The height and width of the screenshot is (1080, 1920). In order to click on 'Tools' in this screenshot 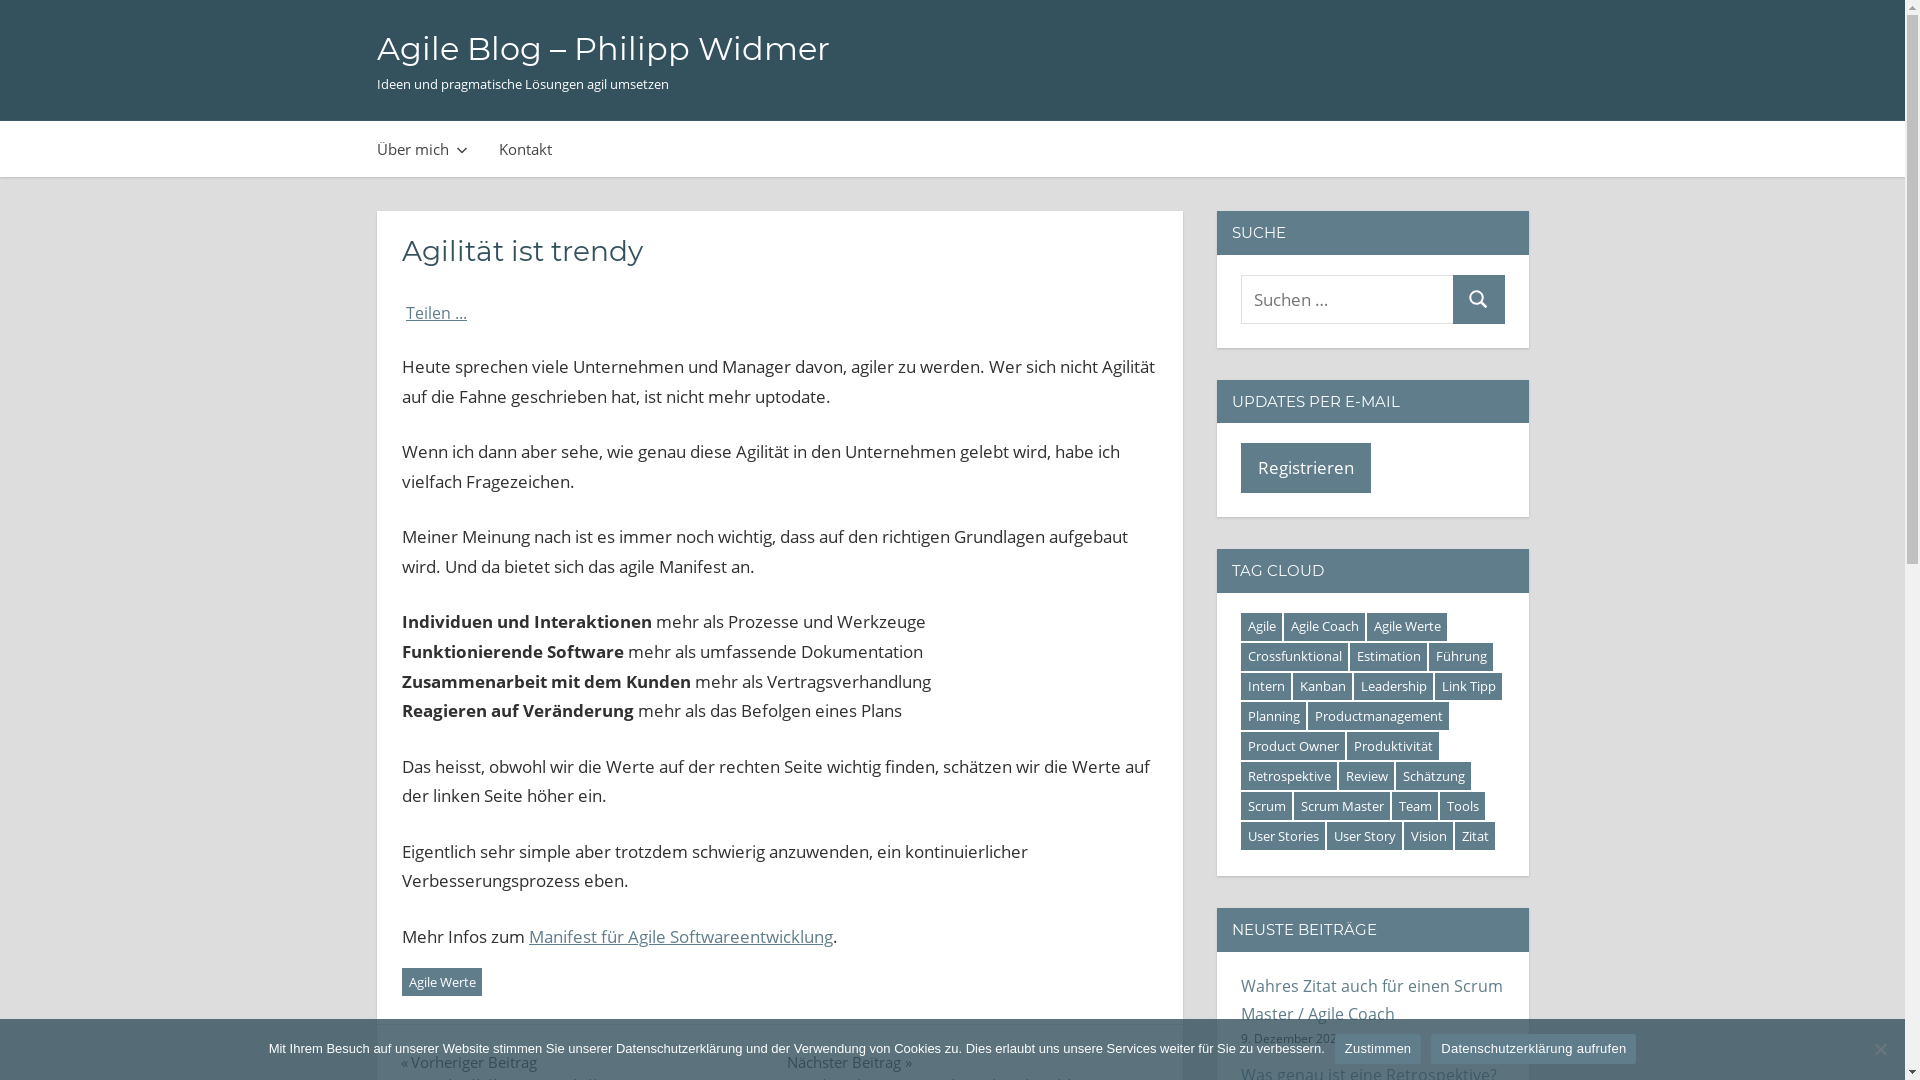, I will do `click(1462, 805)`.